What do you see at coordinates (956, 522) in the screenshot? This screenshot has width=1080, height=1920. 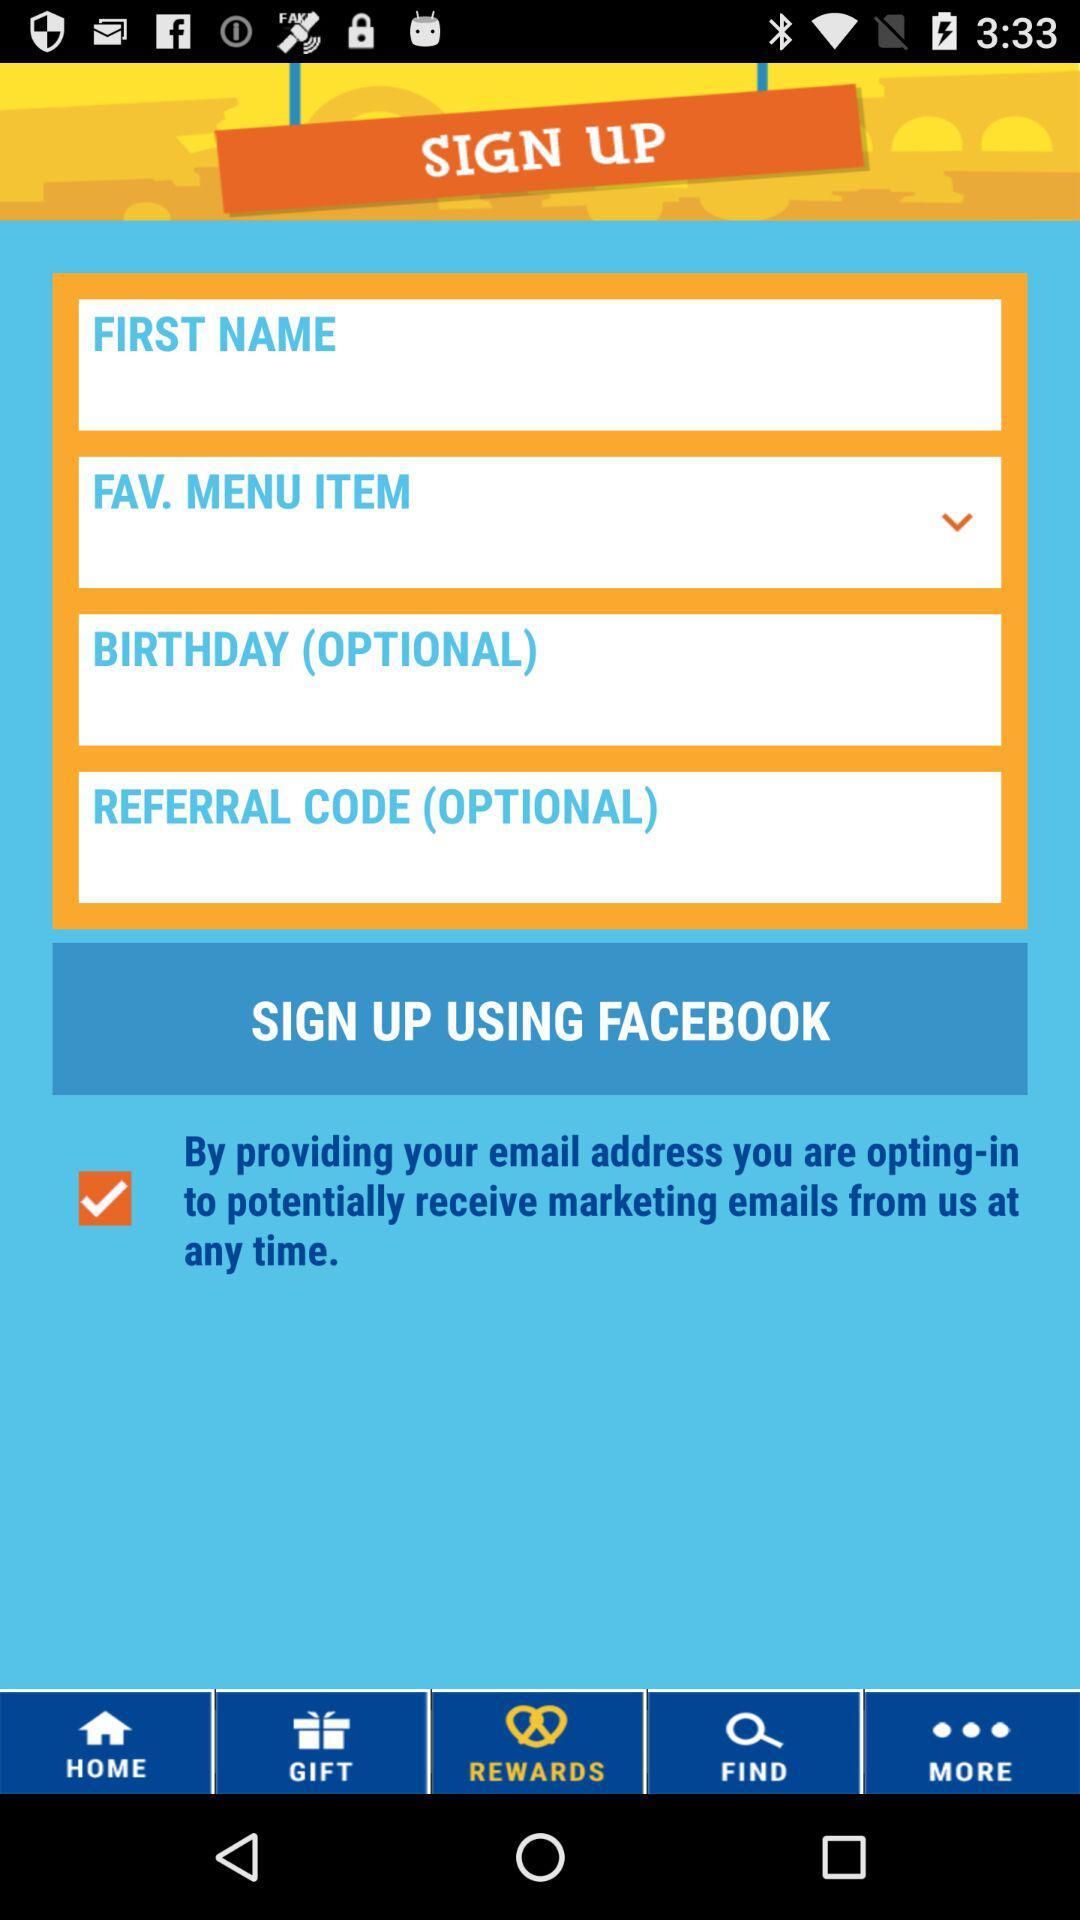 I see `allows the user to choose their favorite menu item` at bounding box center [956, 522].